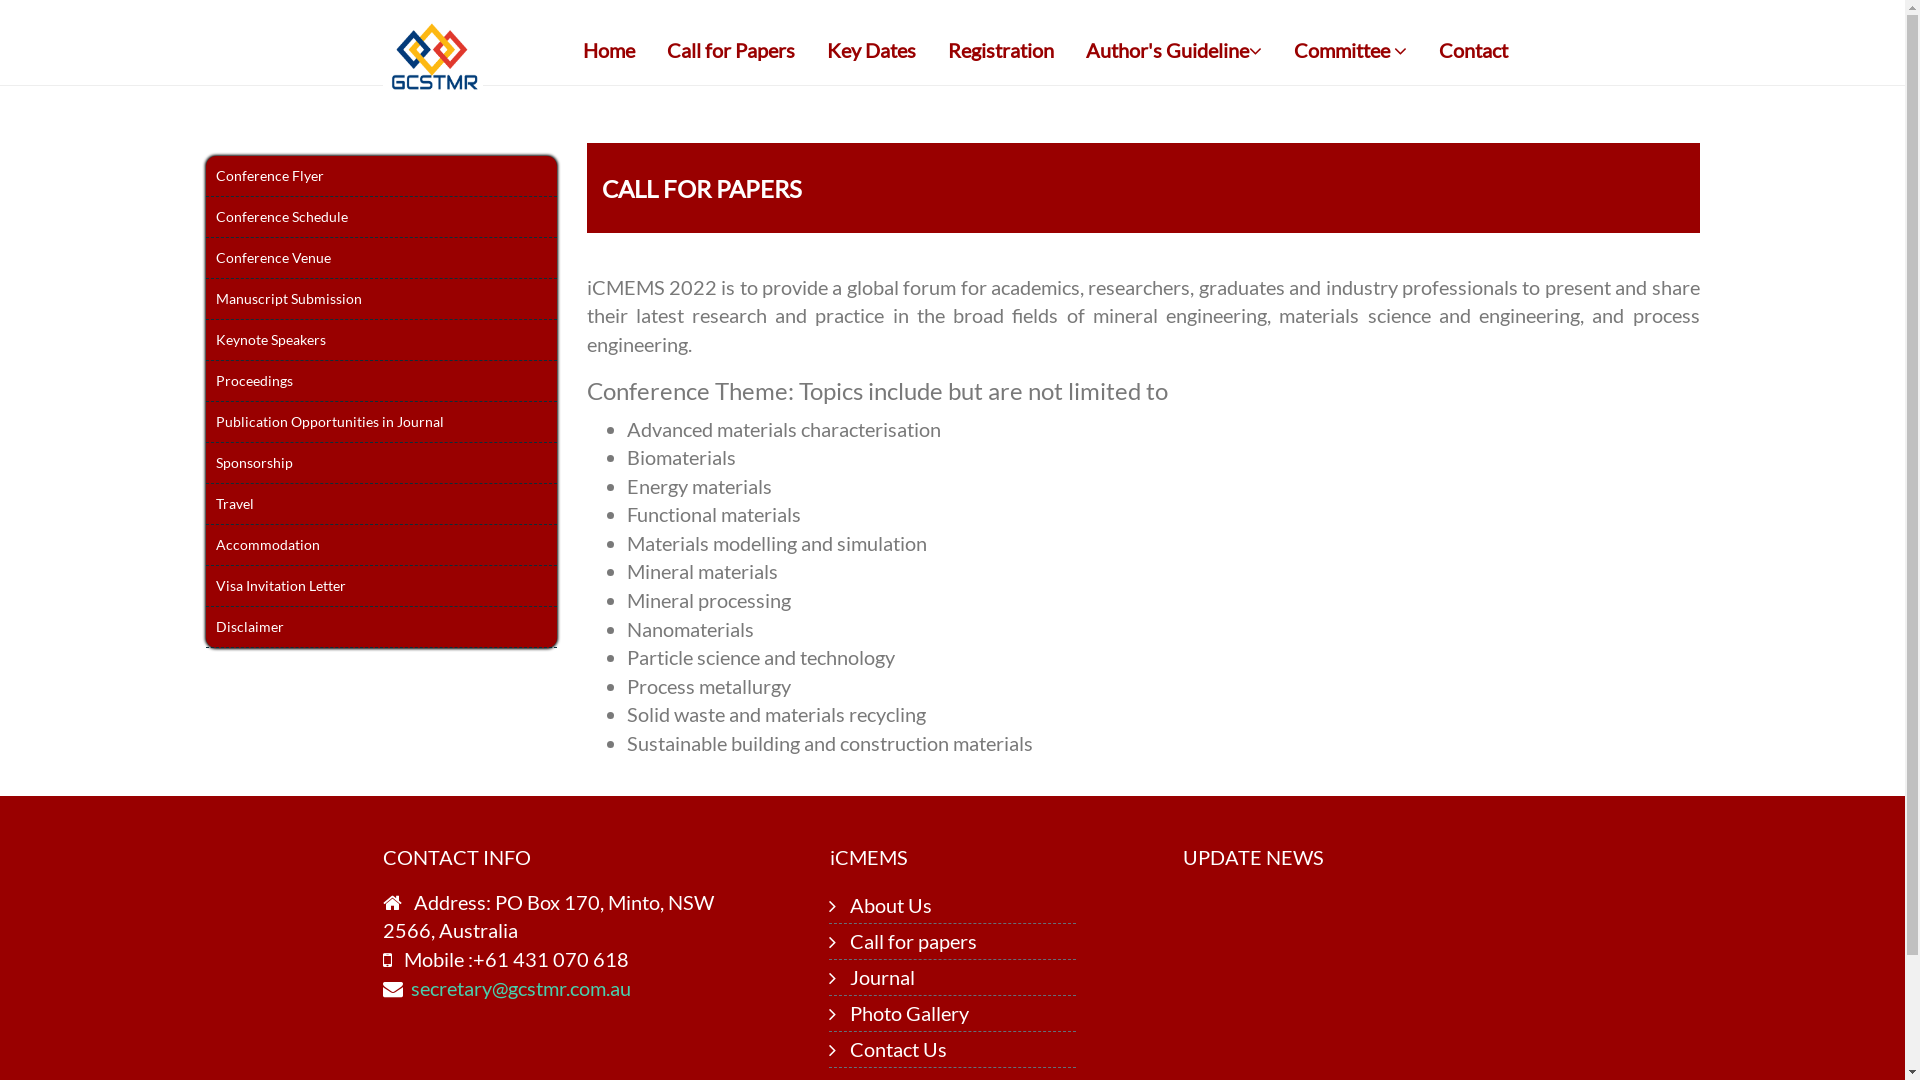  I want to click on 'Disclaimer', so click(381, 626).